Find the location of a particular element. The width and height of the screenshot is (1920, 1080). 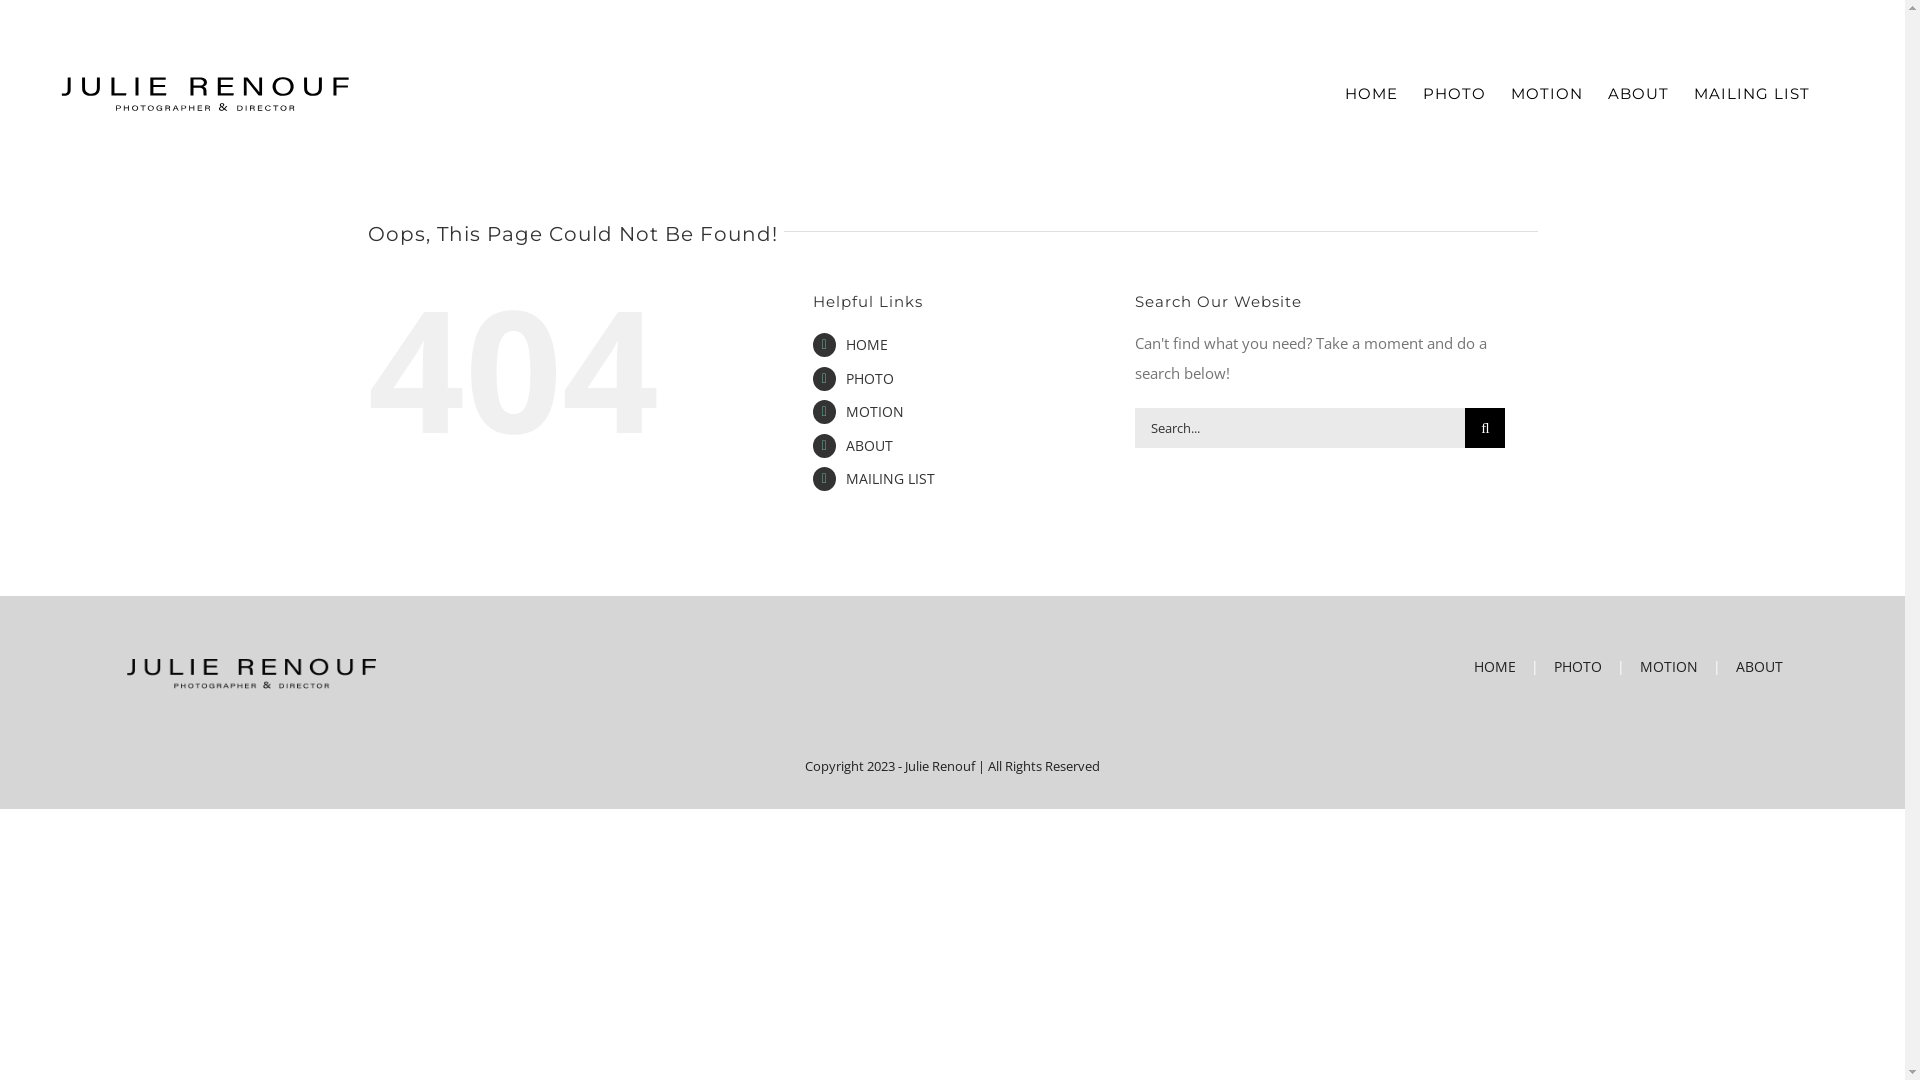

'HOME' is located at coordinates (867, 343).